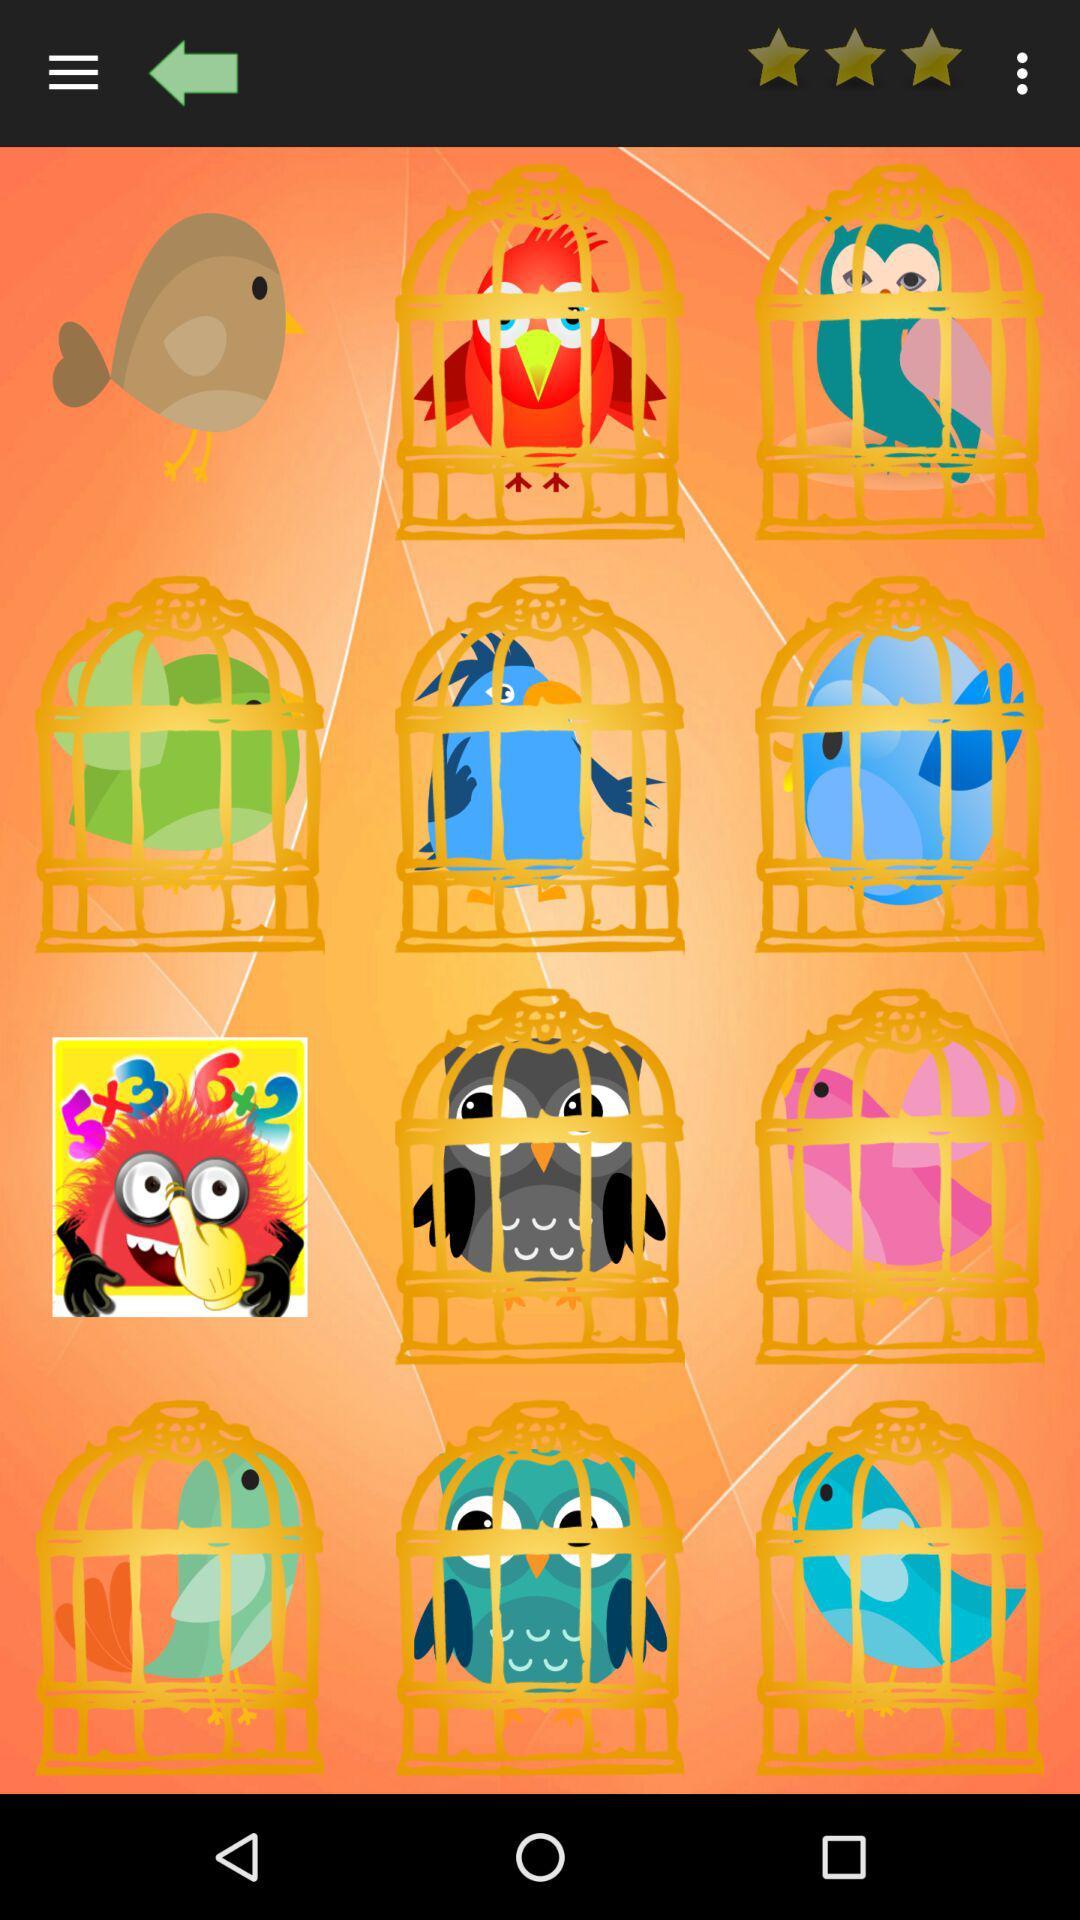  Describe the element at coordinates (180, 1177) in the screenshot. I see `it indicates the sun to make a smile` at that location.